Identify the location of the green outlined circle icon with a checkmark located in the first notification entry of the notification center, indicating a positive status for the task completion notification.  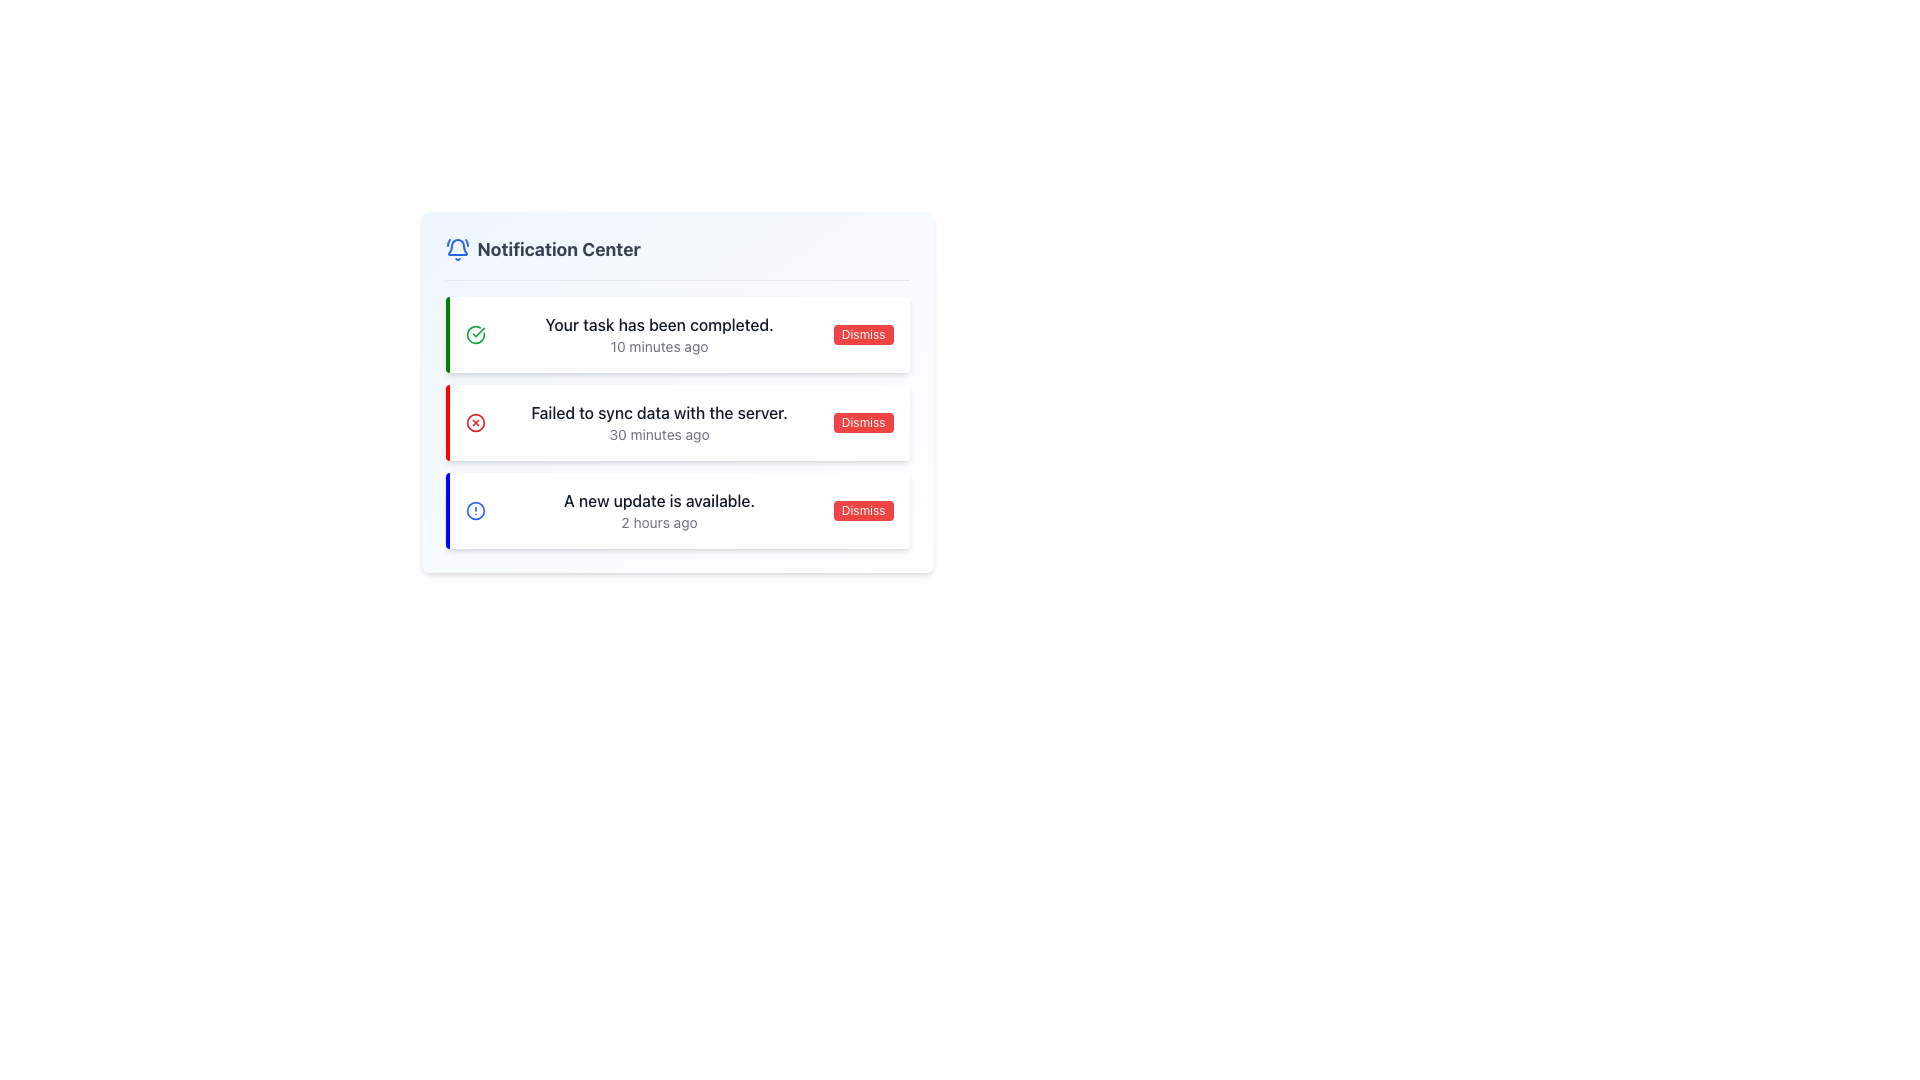
(474, 334).